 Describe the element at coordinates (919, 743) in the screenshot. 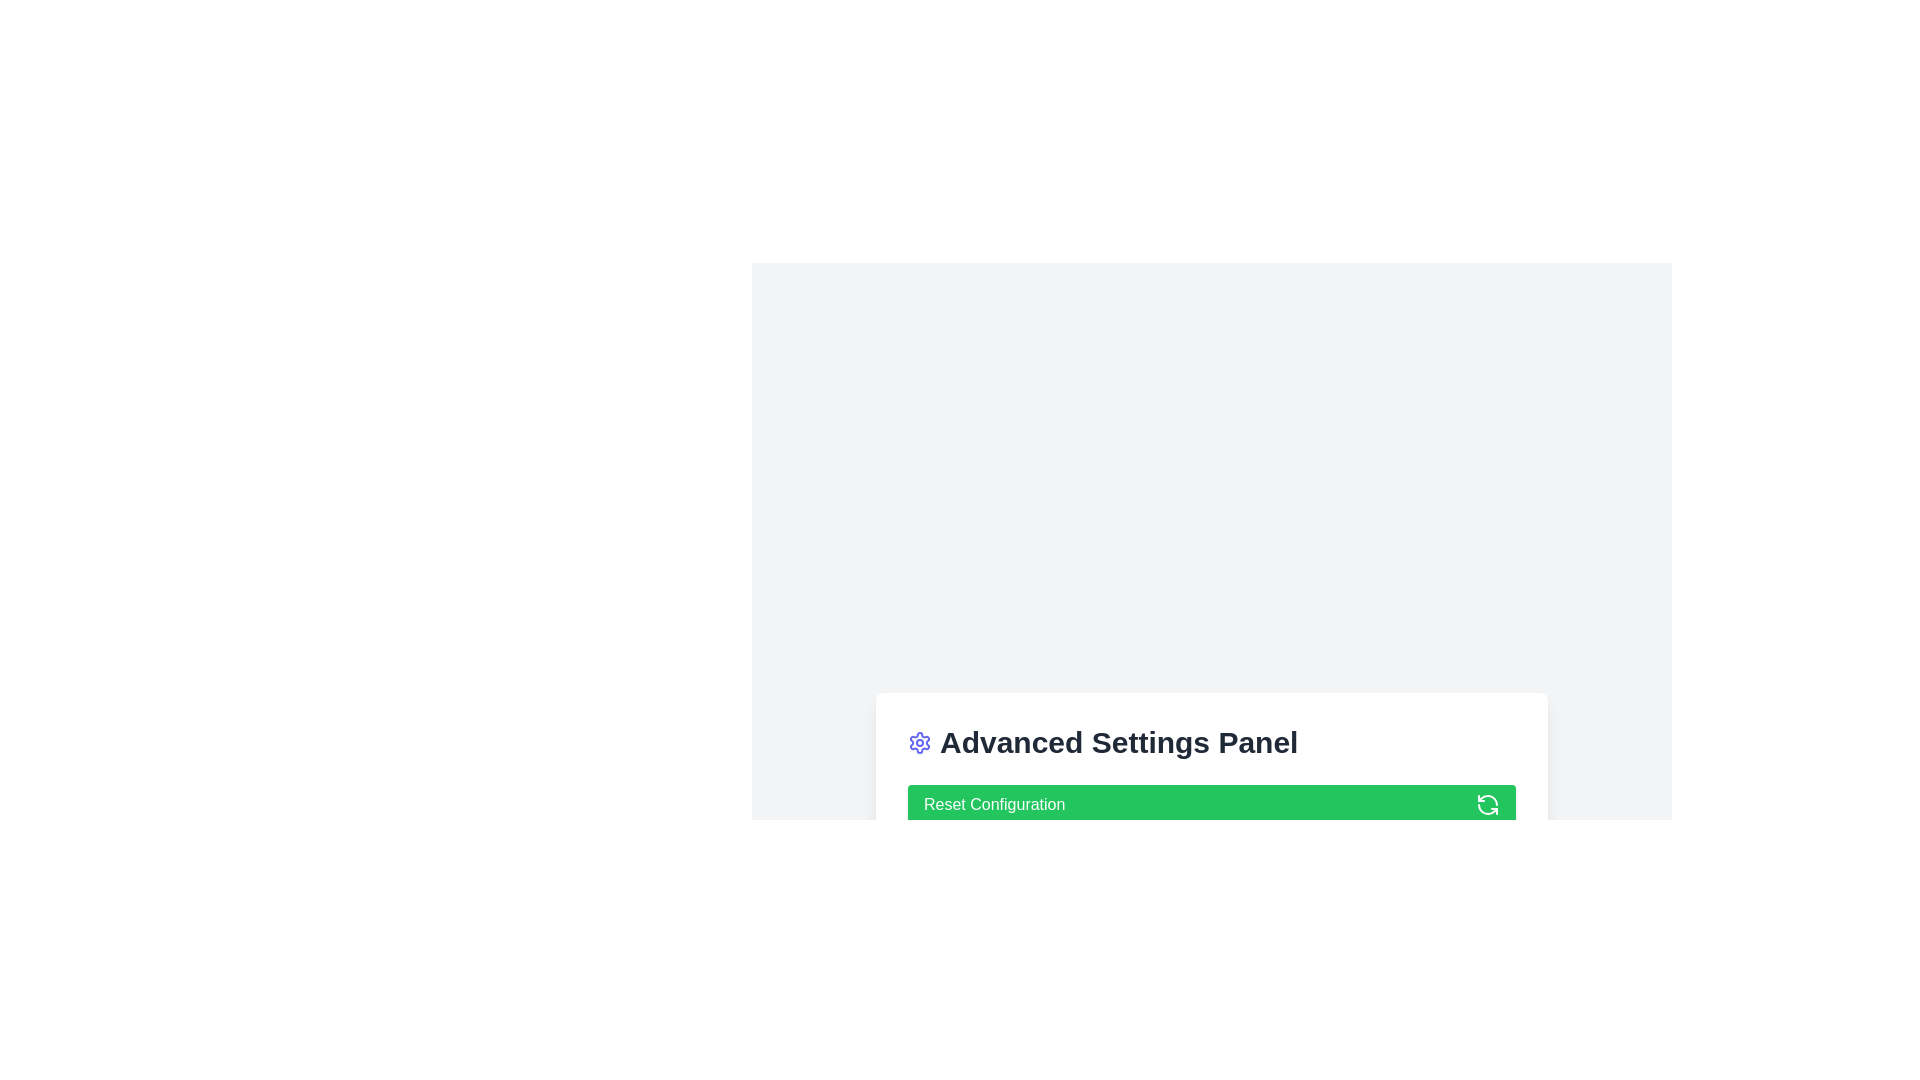

I see `the settings icon located to the immediate left of the 'Advanced Settings Panel' text label, as it represents configuration options` at that location.